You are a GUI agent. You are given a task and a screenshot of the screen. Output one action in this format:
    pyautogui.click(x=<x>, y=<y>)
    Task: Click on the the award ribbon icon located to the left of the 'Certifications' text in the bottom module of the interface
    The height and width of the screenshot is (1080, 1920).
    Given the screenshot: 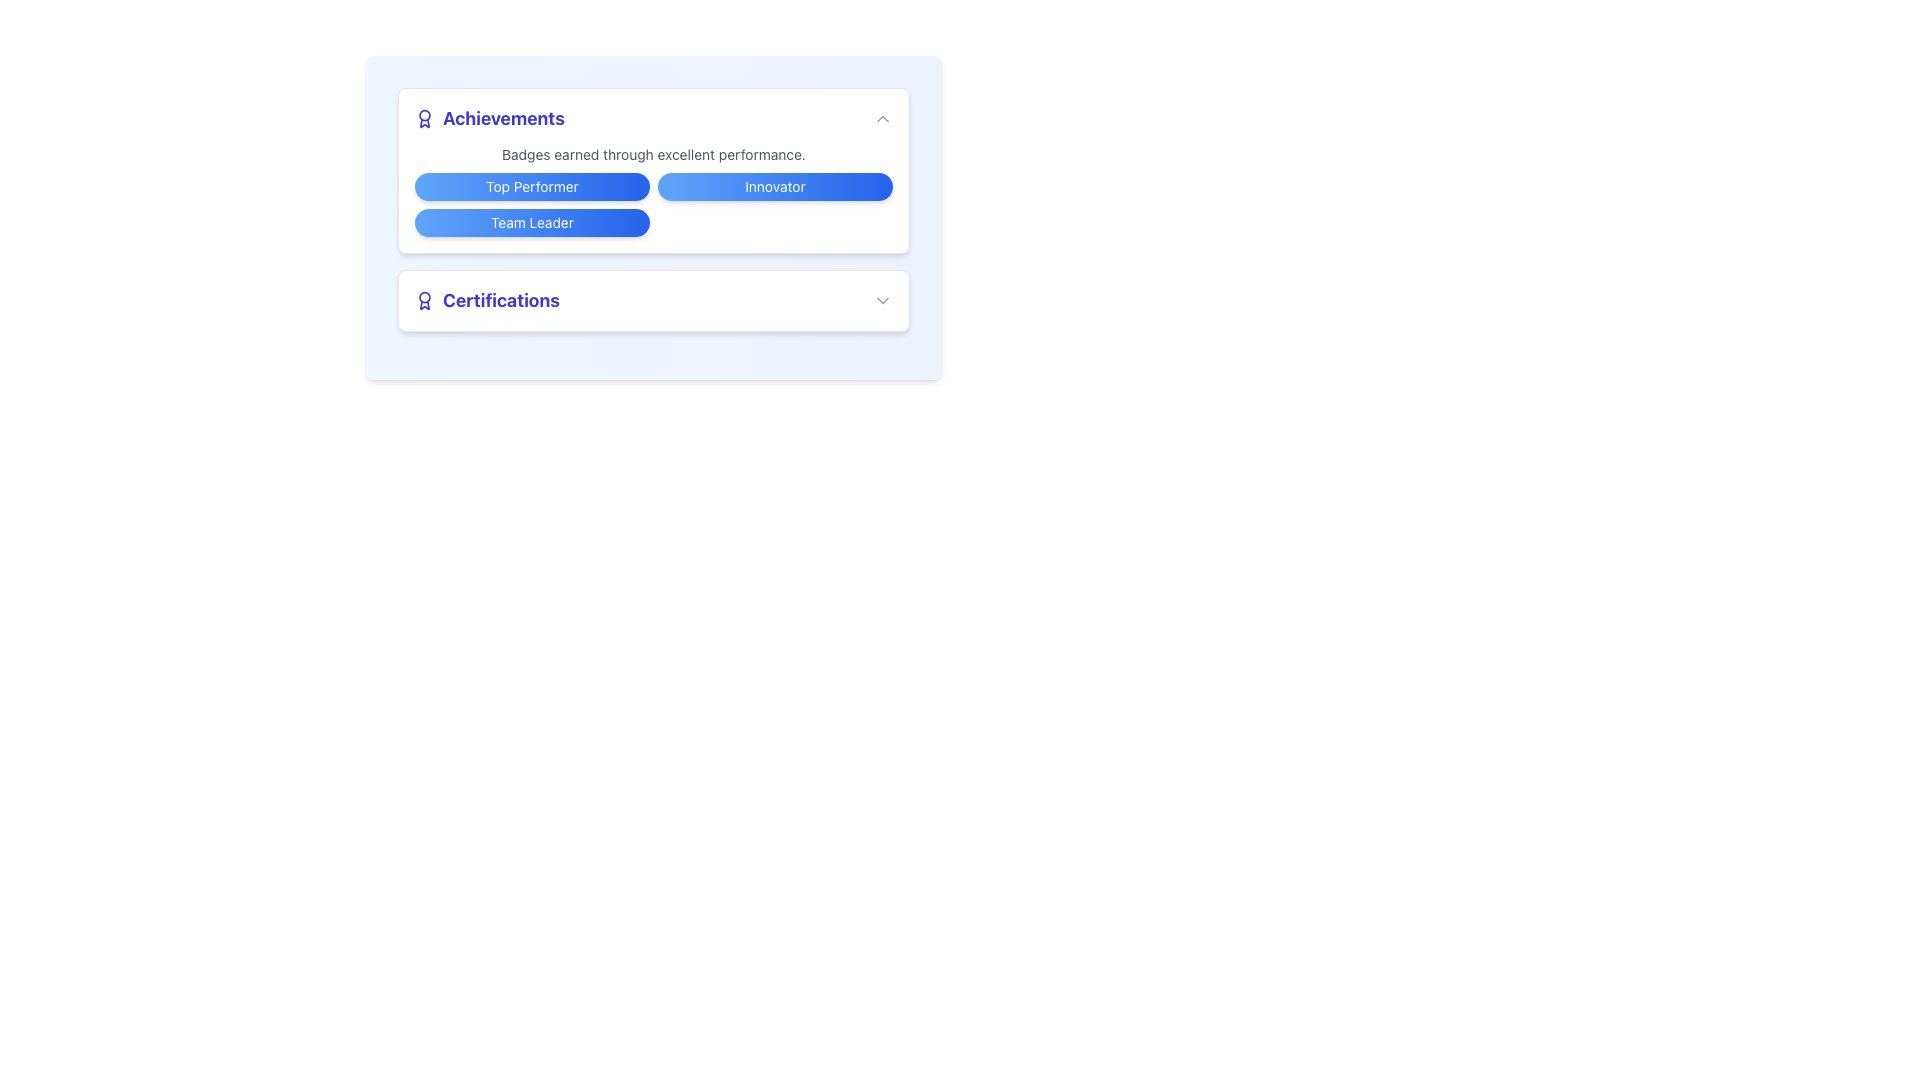 What is the action you would take?
    pyautogui.click(x=424, y=300)
    